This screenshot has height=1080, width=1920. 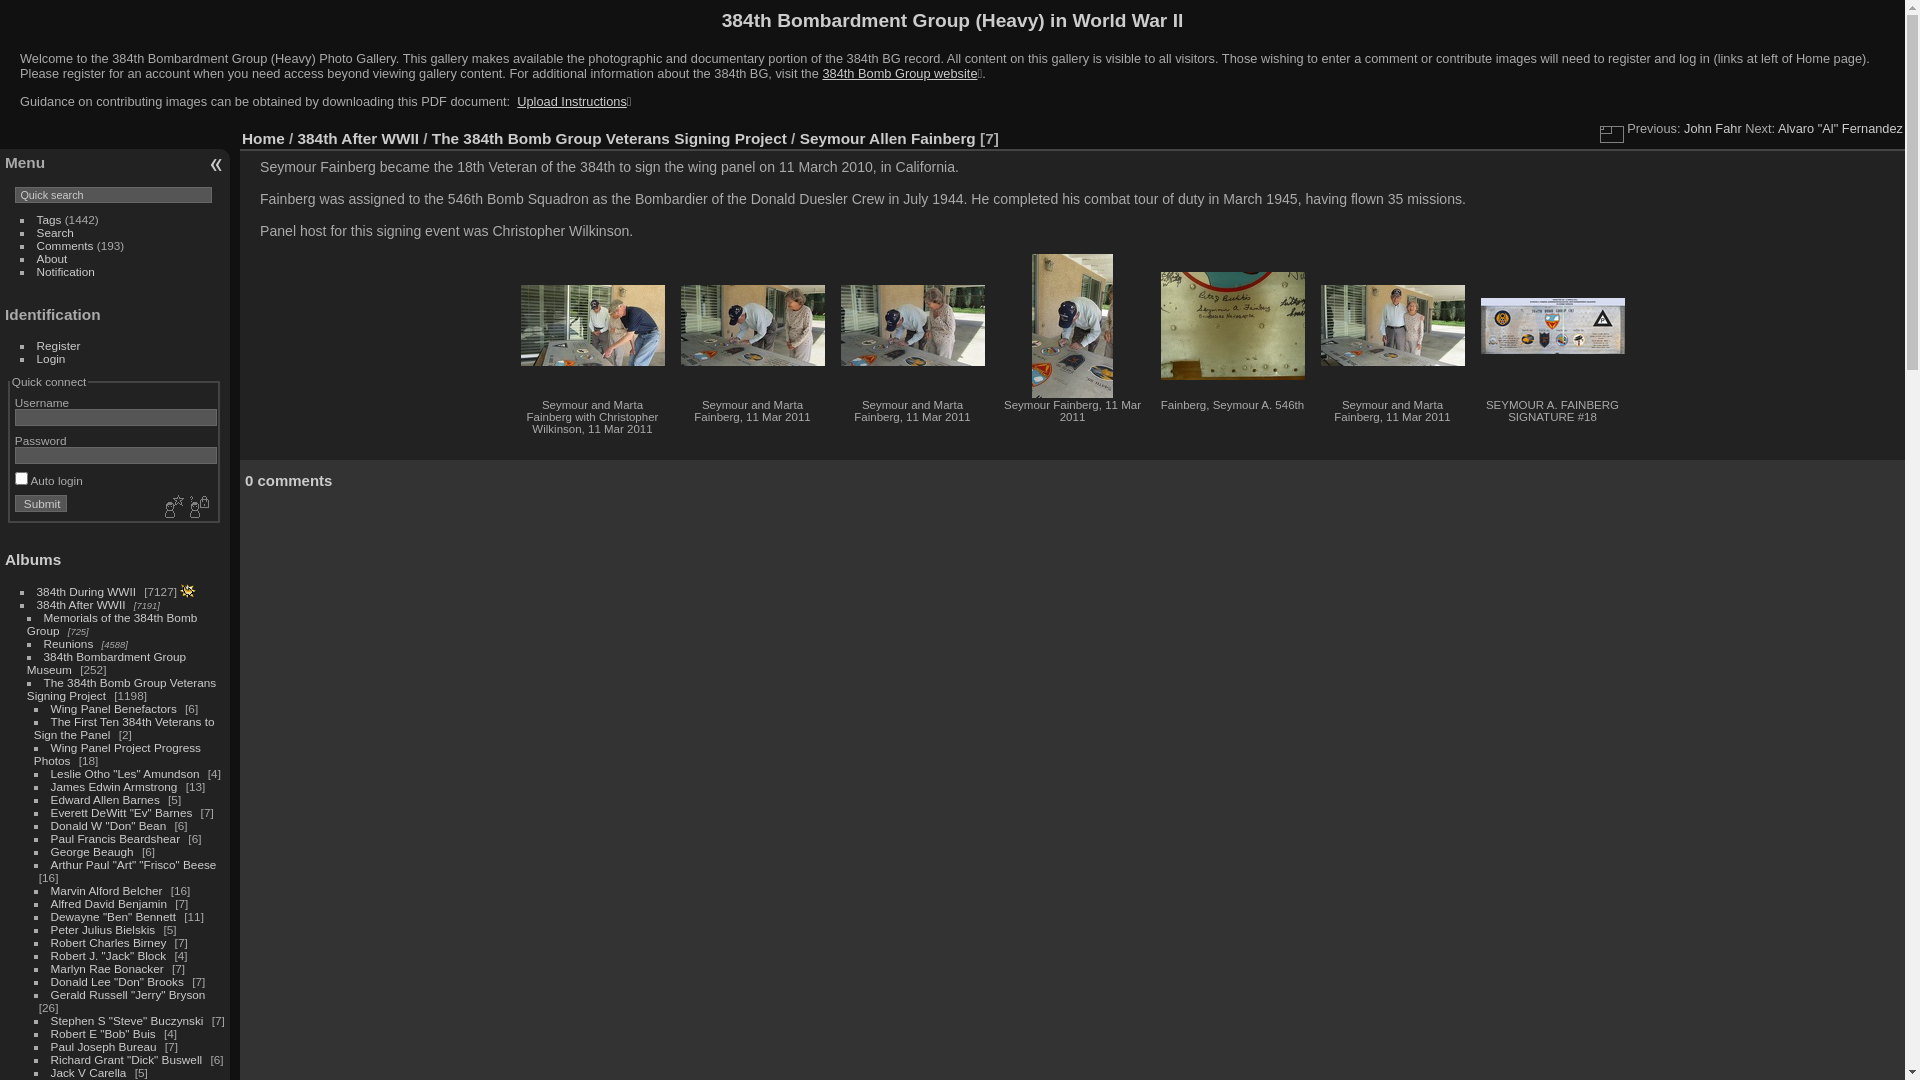 I want to click on 'photos posted during the last 7 days', so click(x=187, y=589).